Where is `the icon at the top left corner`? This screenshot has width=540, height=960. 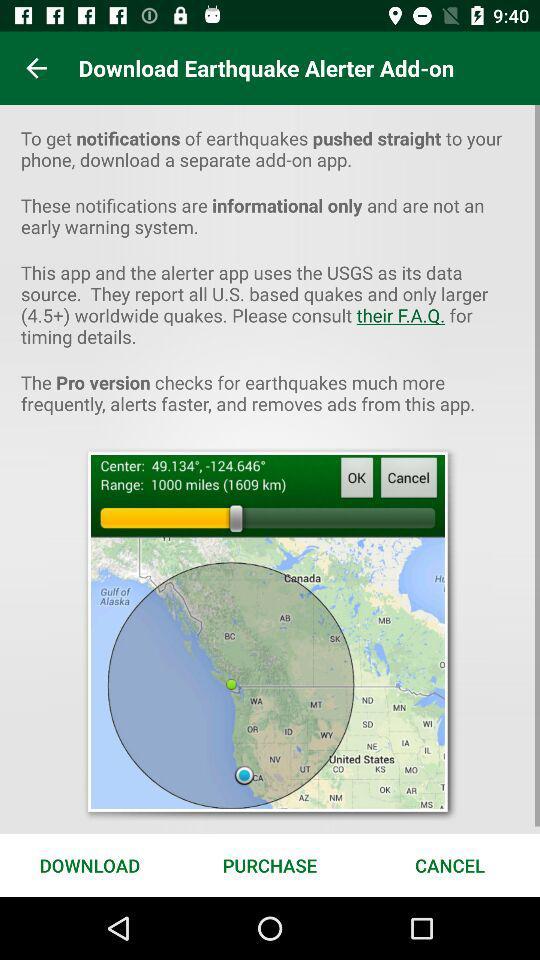 the icon at the top left corner is located at coordinates (36, 68).